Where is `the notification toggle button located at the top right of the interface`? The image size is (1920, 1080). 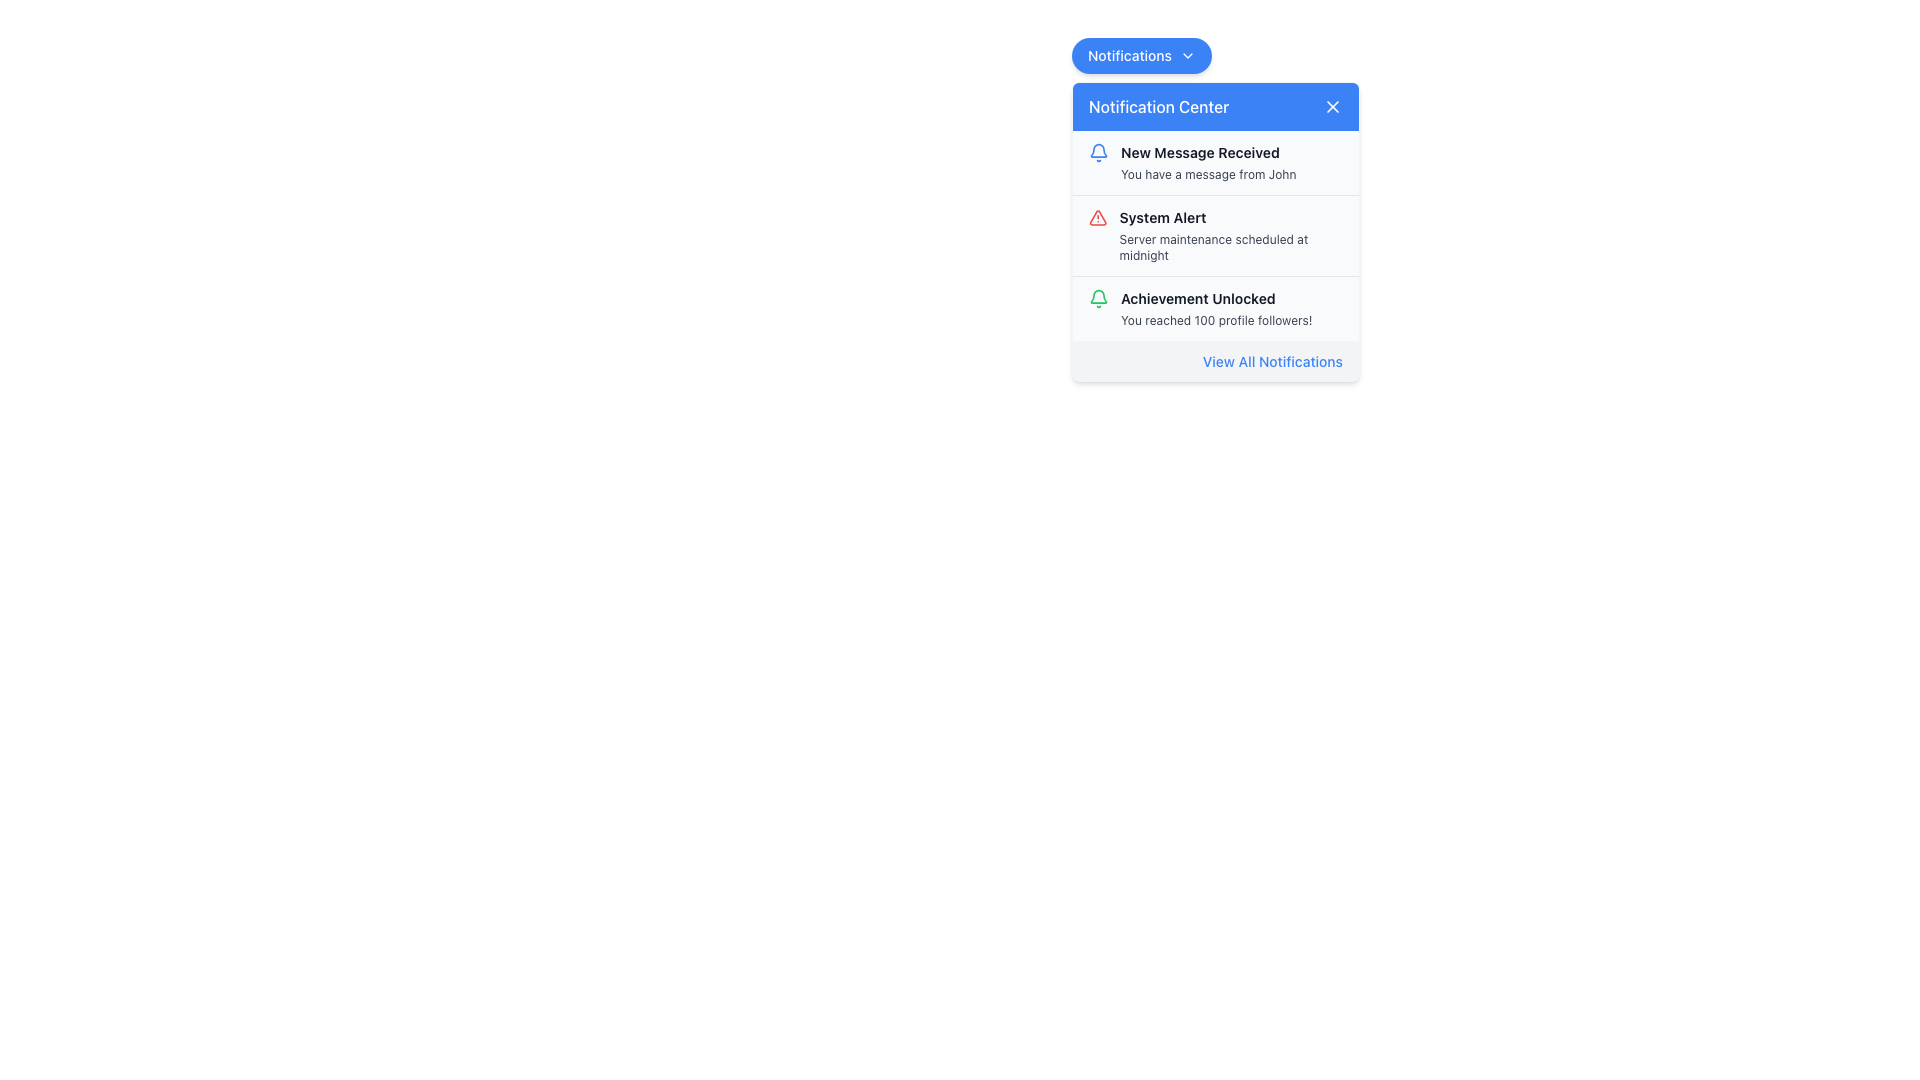 the notification toggle button located at the top right of the interface is located at coordinates (1142, 55).